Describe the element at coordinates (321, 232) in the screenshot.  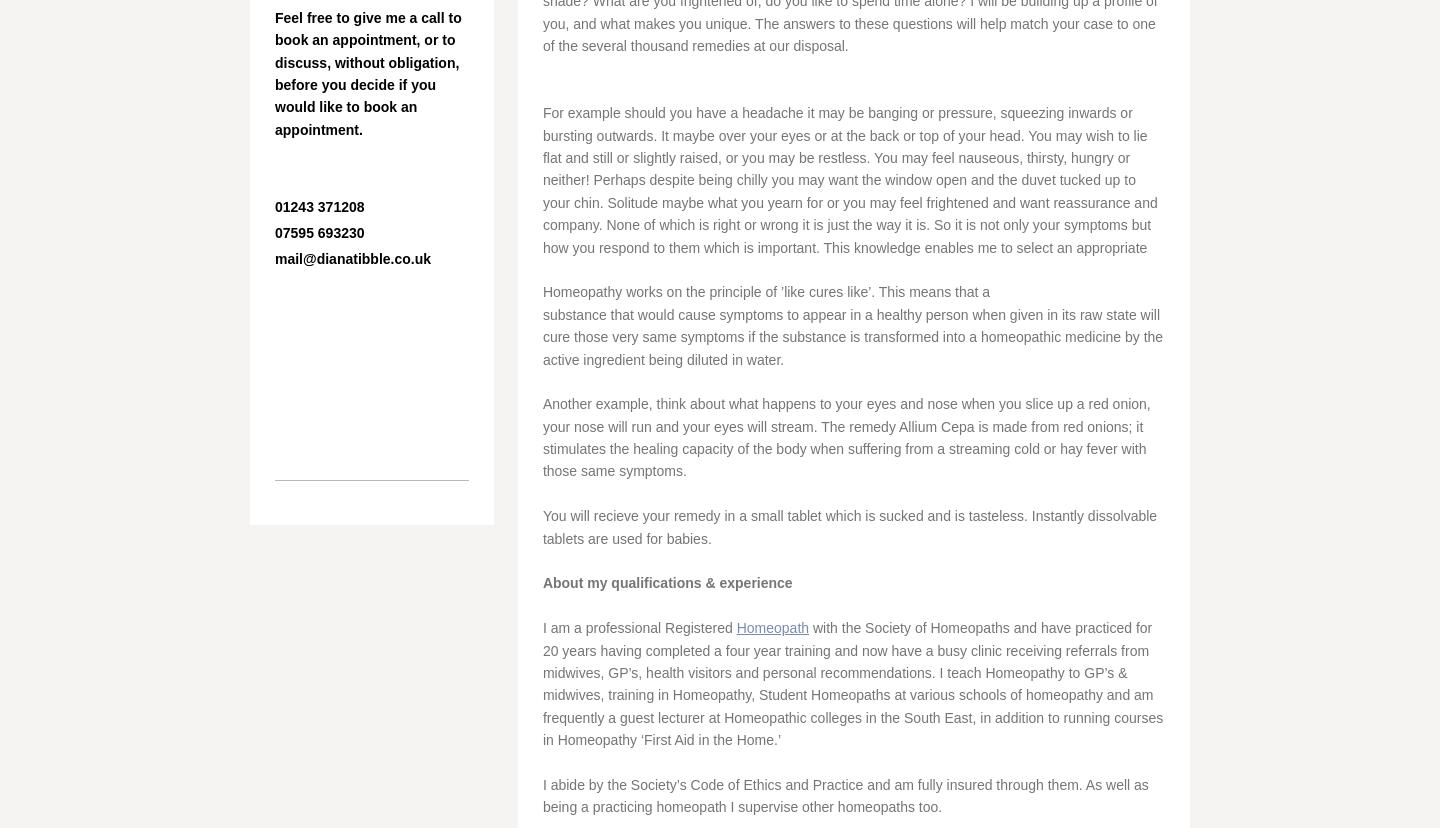
I see `'07595 693230'` at that location.